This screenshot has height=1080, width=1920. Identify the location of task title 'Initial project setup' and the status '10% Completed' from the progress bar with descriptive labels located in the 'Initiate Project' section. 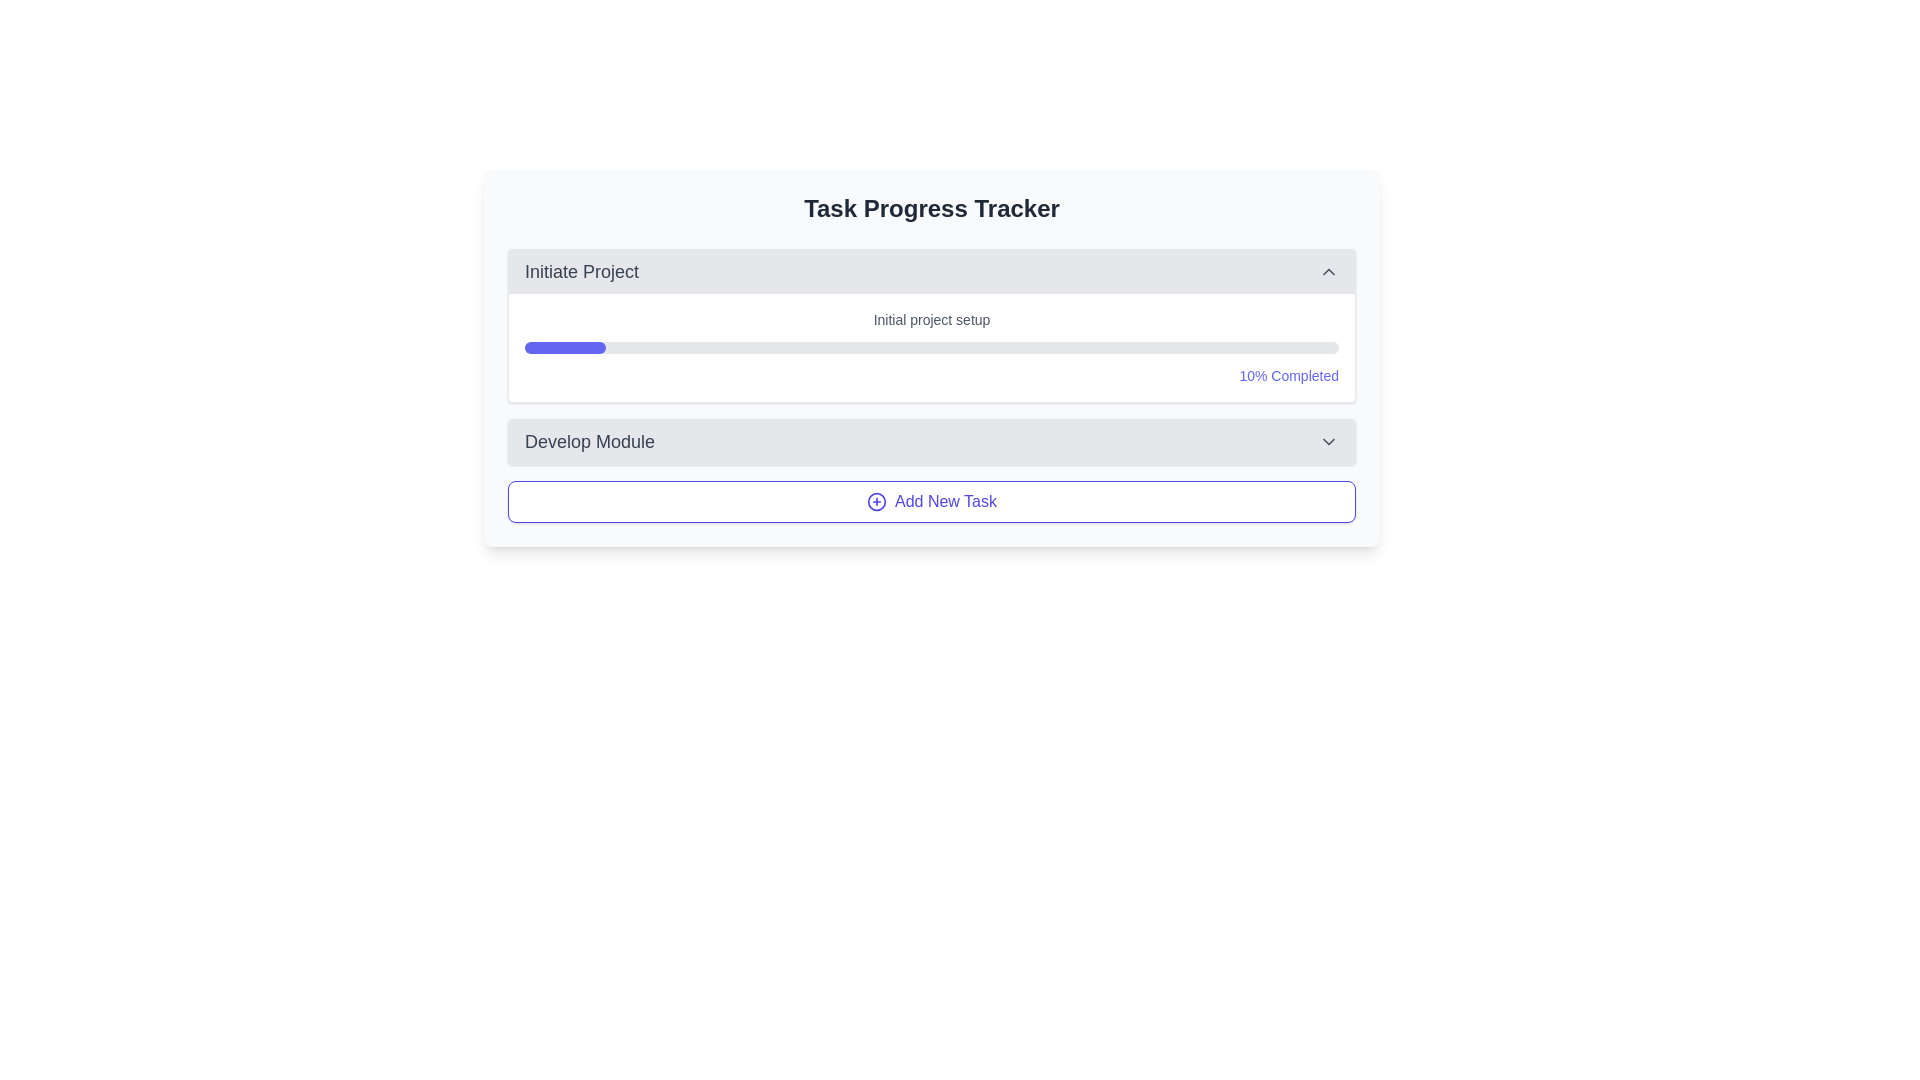
(930, 346).